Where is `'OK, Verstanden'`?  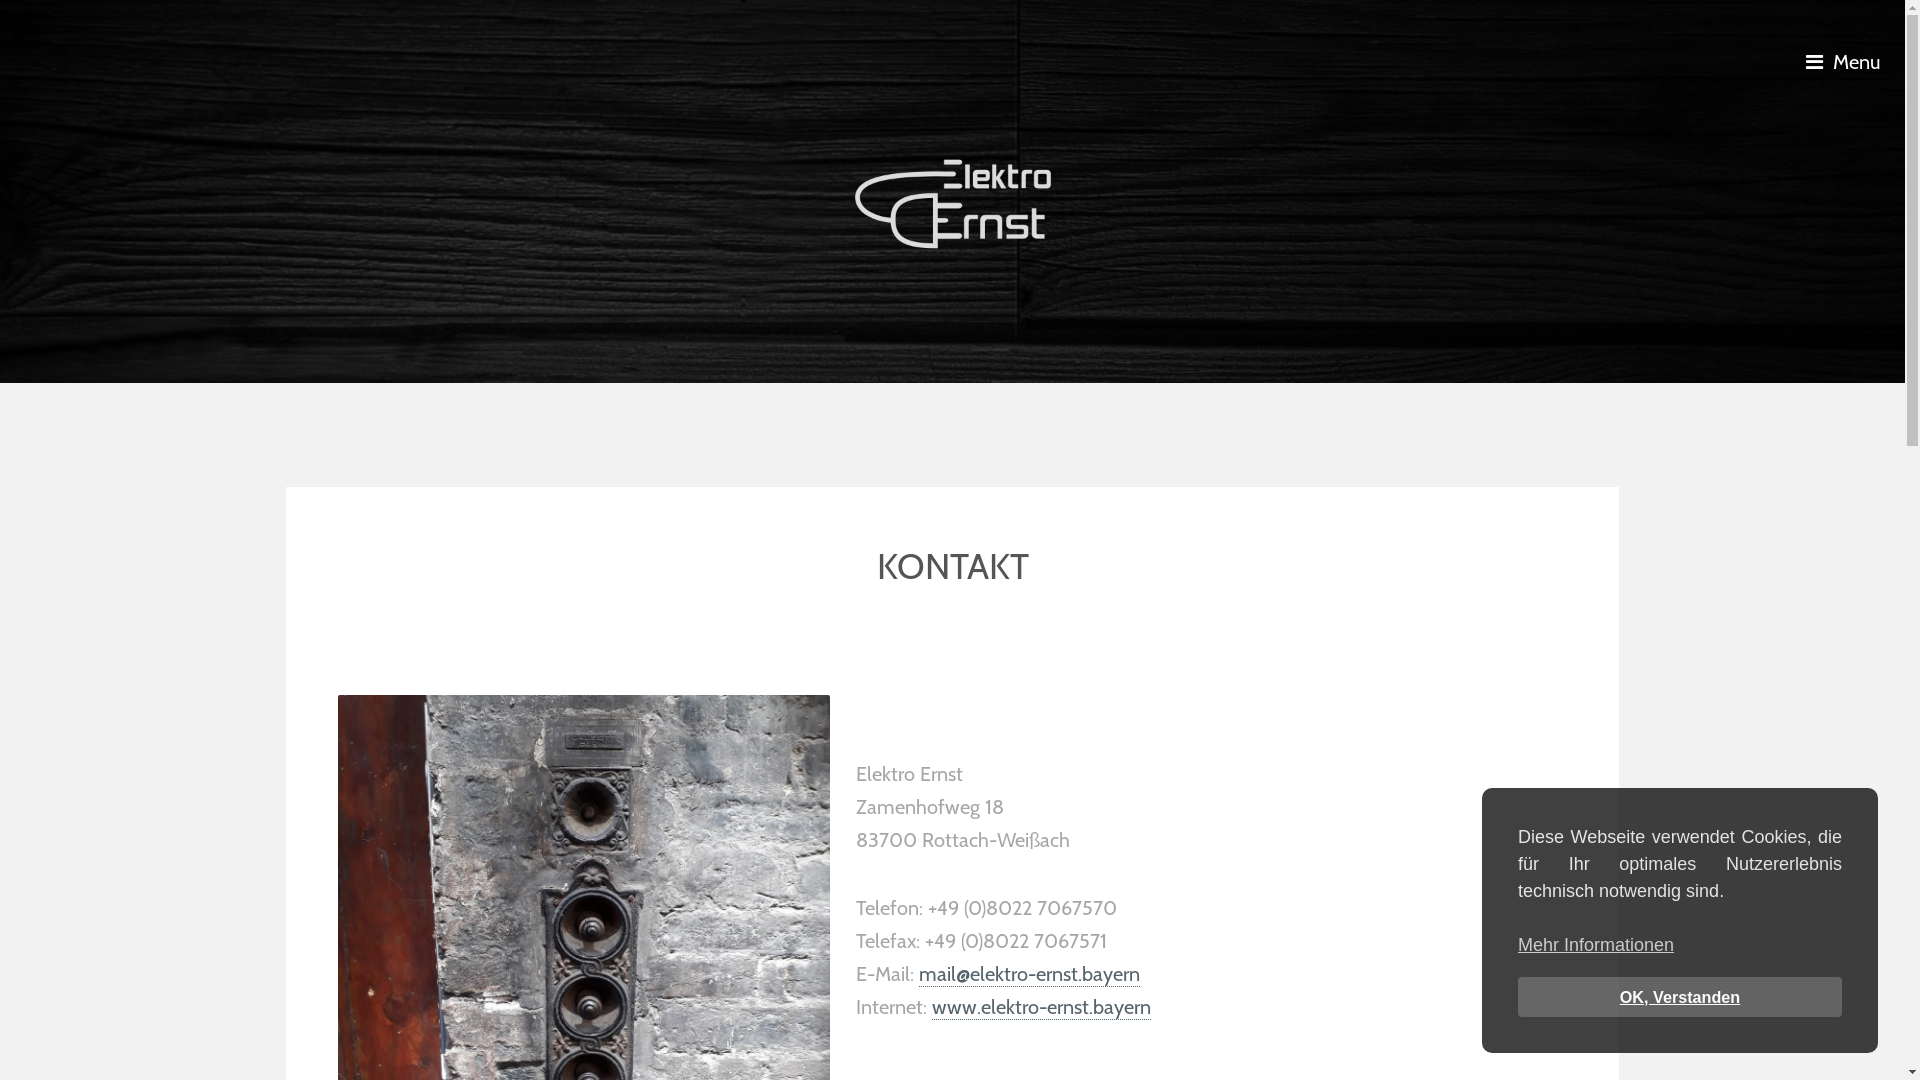 'OK, Verstanden' is located at coordinates (1680, 996).